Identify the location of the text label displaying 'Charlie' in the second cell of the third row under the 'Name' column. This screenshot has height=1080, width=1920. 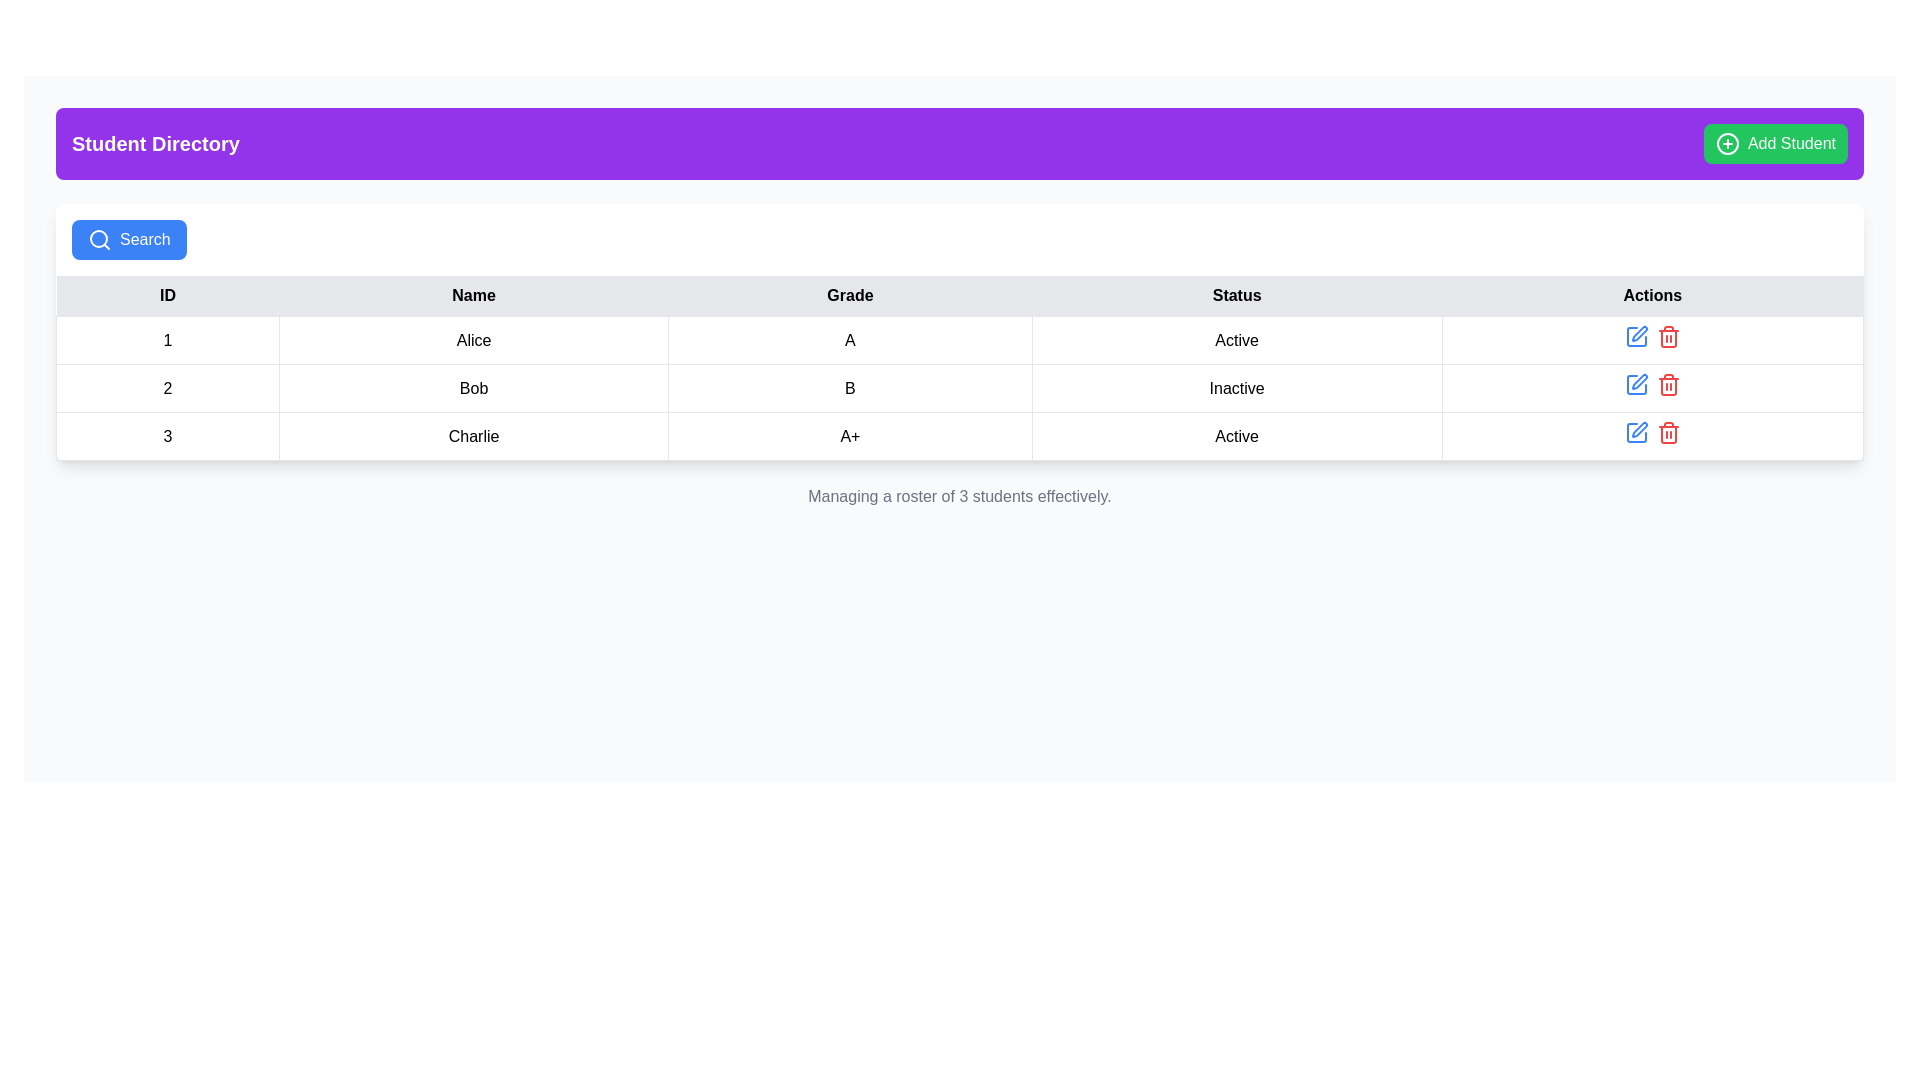
(473, 435).